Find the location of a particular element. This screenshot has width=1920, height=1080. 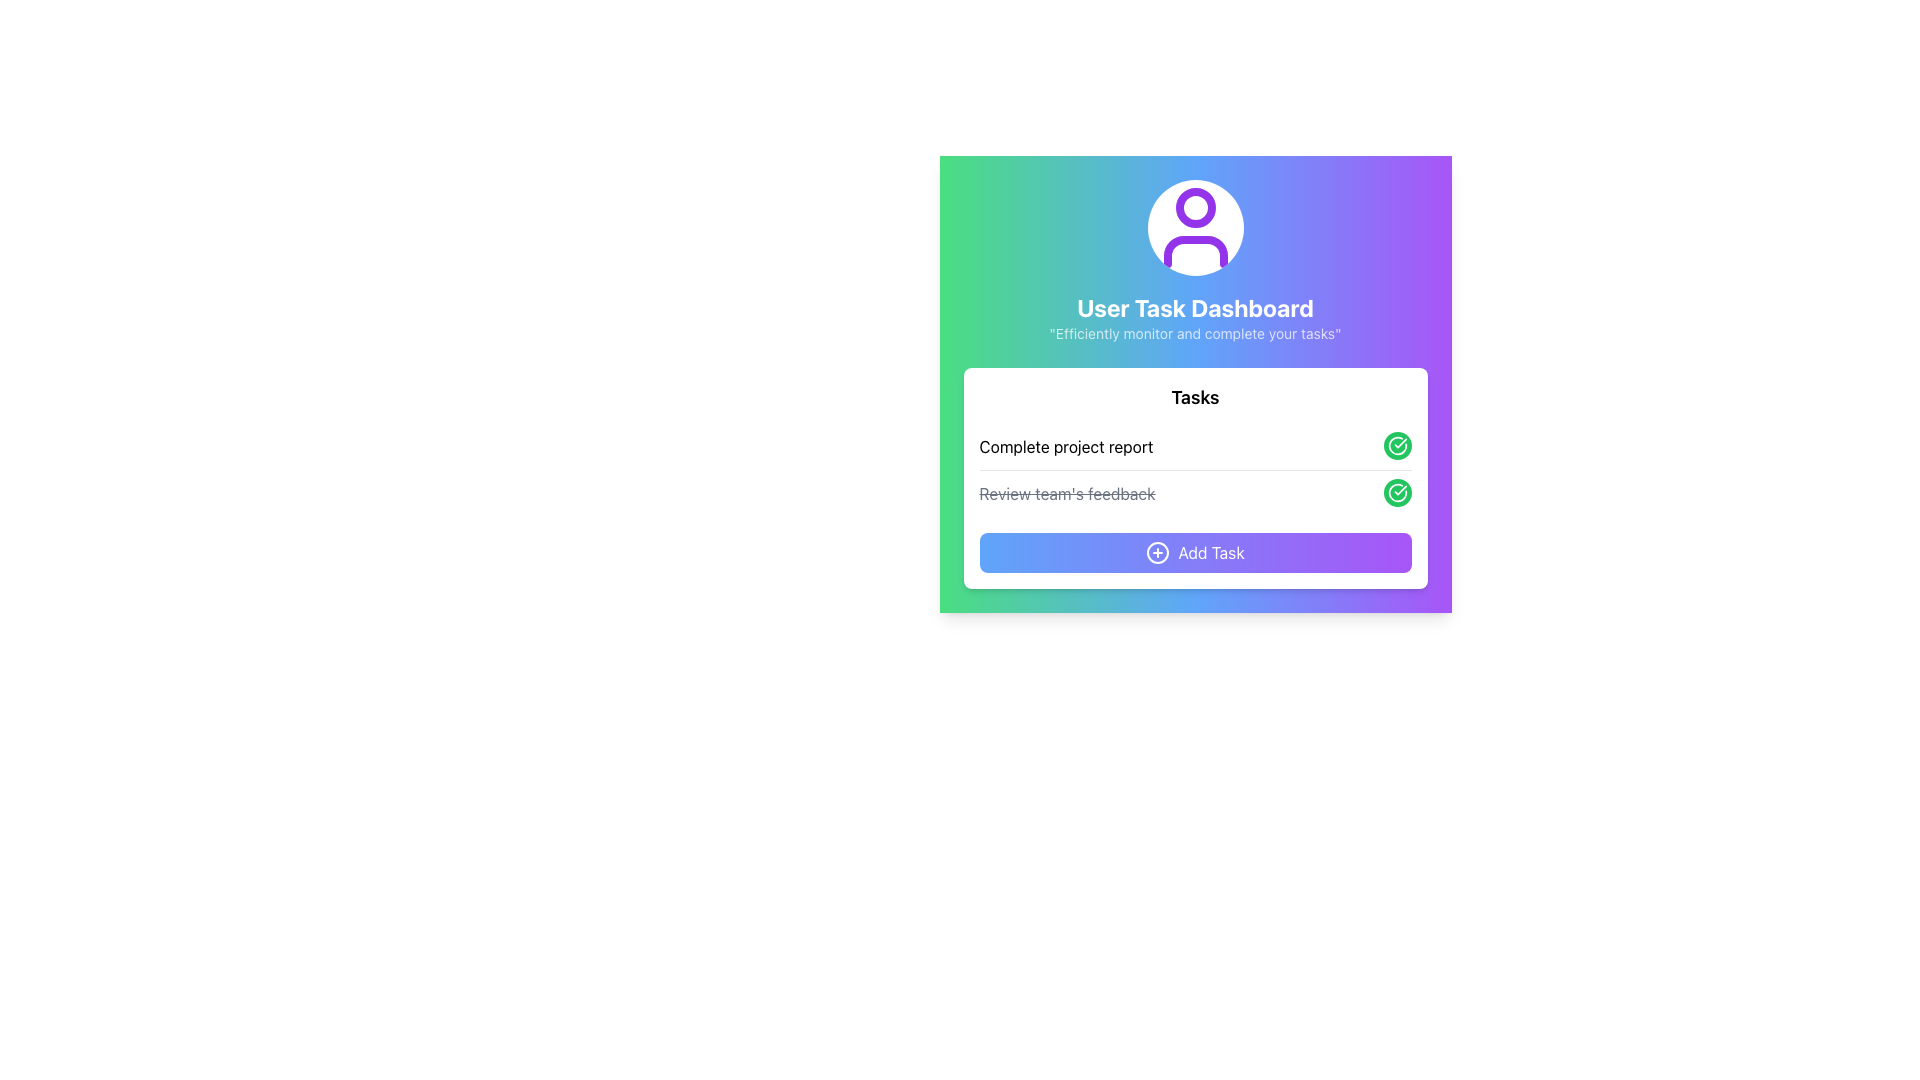

the confirmation button located in the 'Tasks' section of the user dashboard, which aligns with the 'Review team's feedback' entry in the second row is located at coordinates (1396, 493).